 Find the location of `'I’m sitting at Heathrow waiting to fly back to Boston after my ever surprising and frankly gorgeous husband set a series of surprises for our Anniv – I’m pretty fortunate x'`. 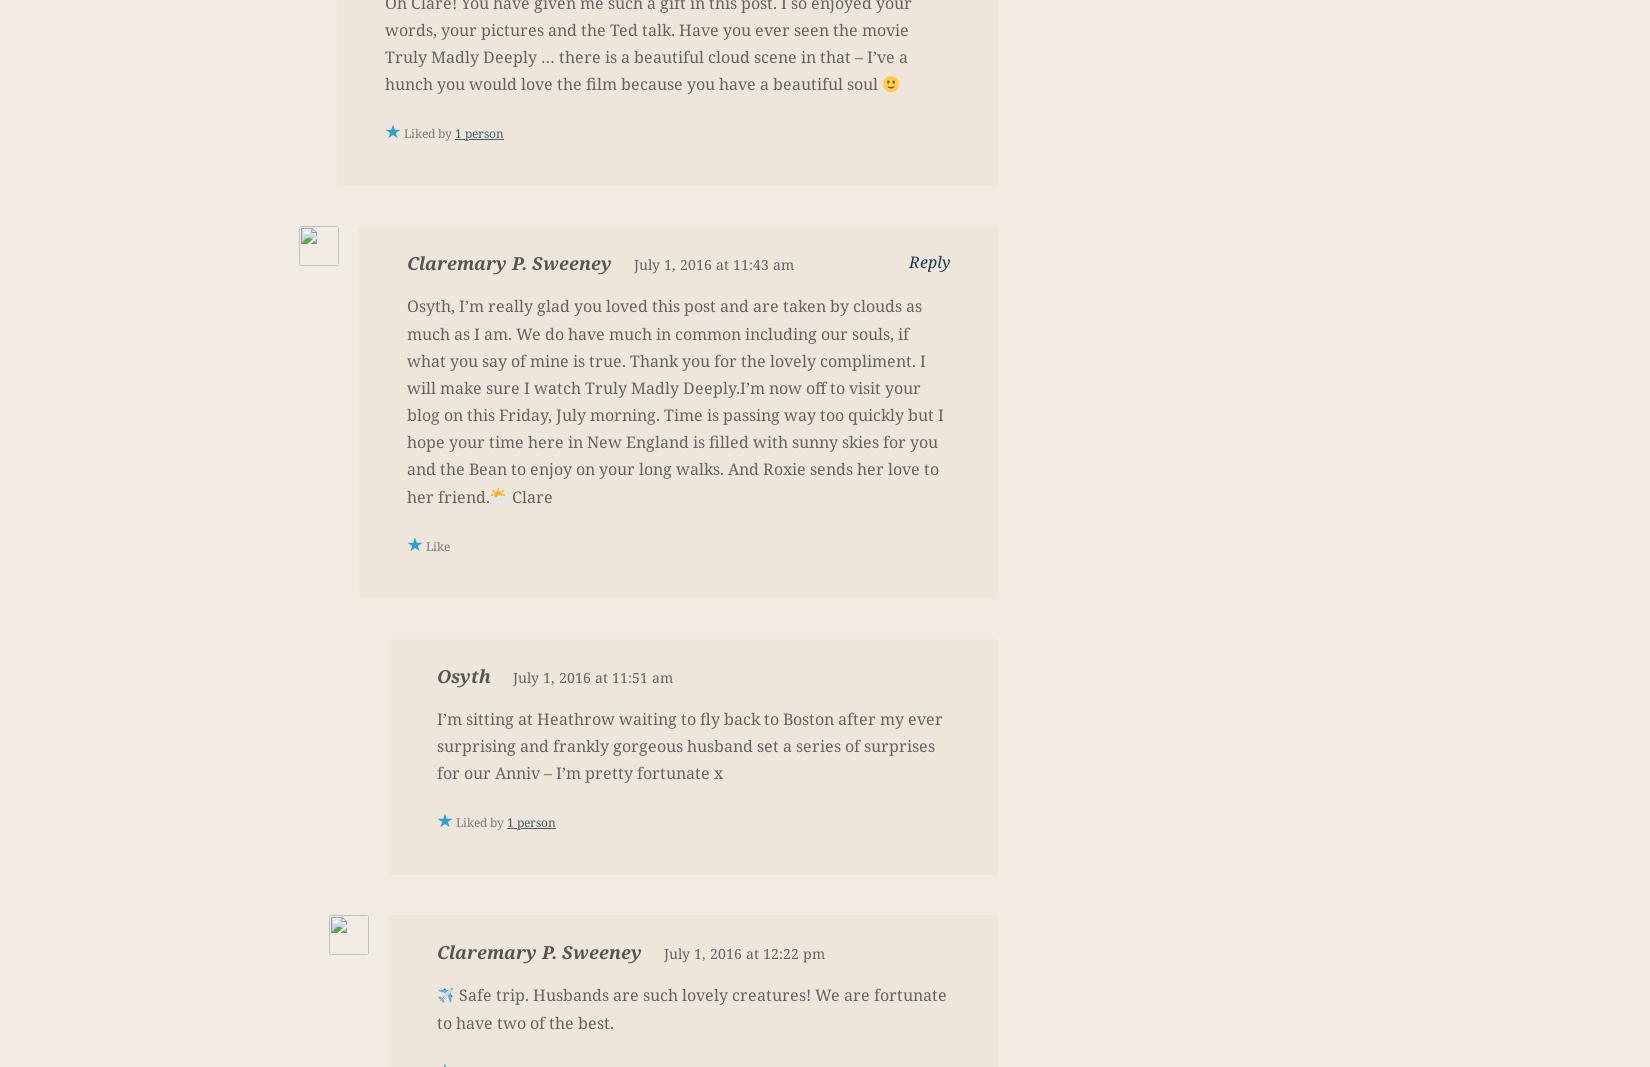

'I’m sitting at Heathrow waiting to fly back to Boston after my ever surprising and frankly gorgeous husband set a series of surprises for our Anniv – I’m pretty fortunate x' is located at coordinates (689, 744).